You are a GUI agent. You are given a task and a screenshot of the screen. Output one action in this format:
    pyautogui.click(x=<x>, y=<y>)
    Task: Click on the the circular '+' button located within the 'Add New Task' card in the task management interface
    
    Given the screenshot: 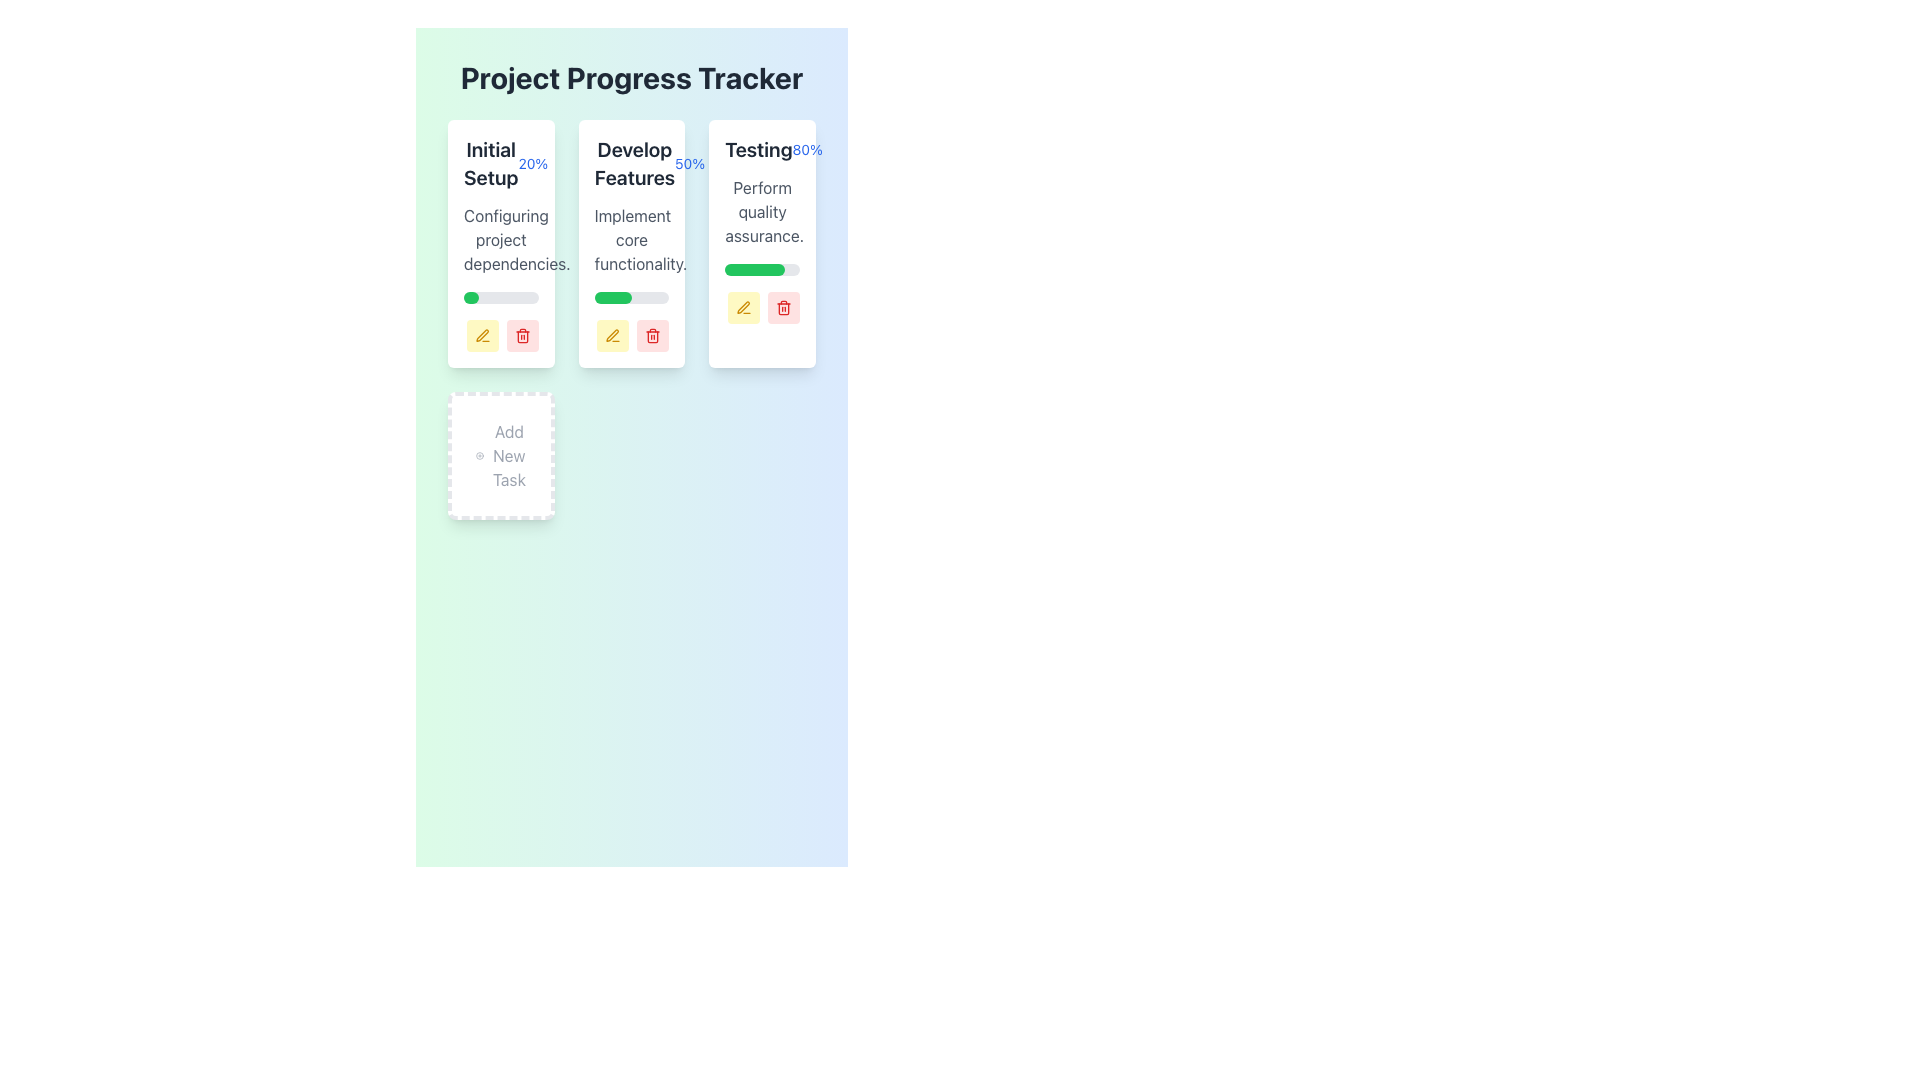 What is the action you would take?
    pyautogui.click(x=480, y=455)
    